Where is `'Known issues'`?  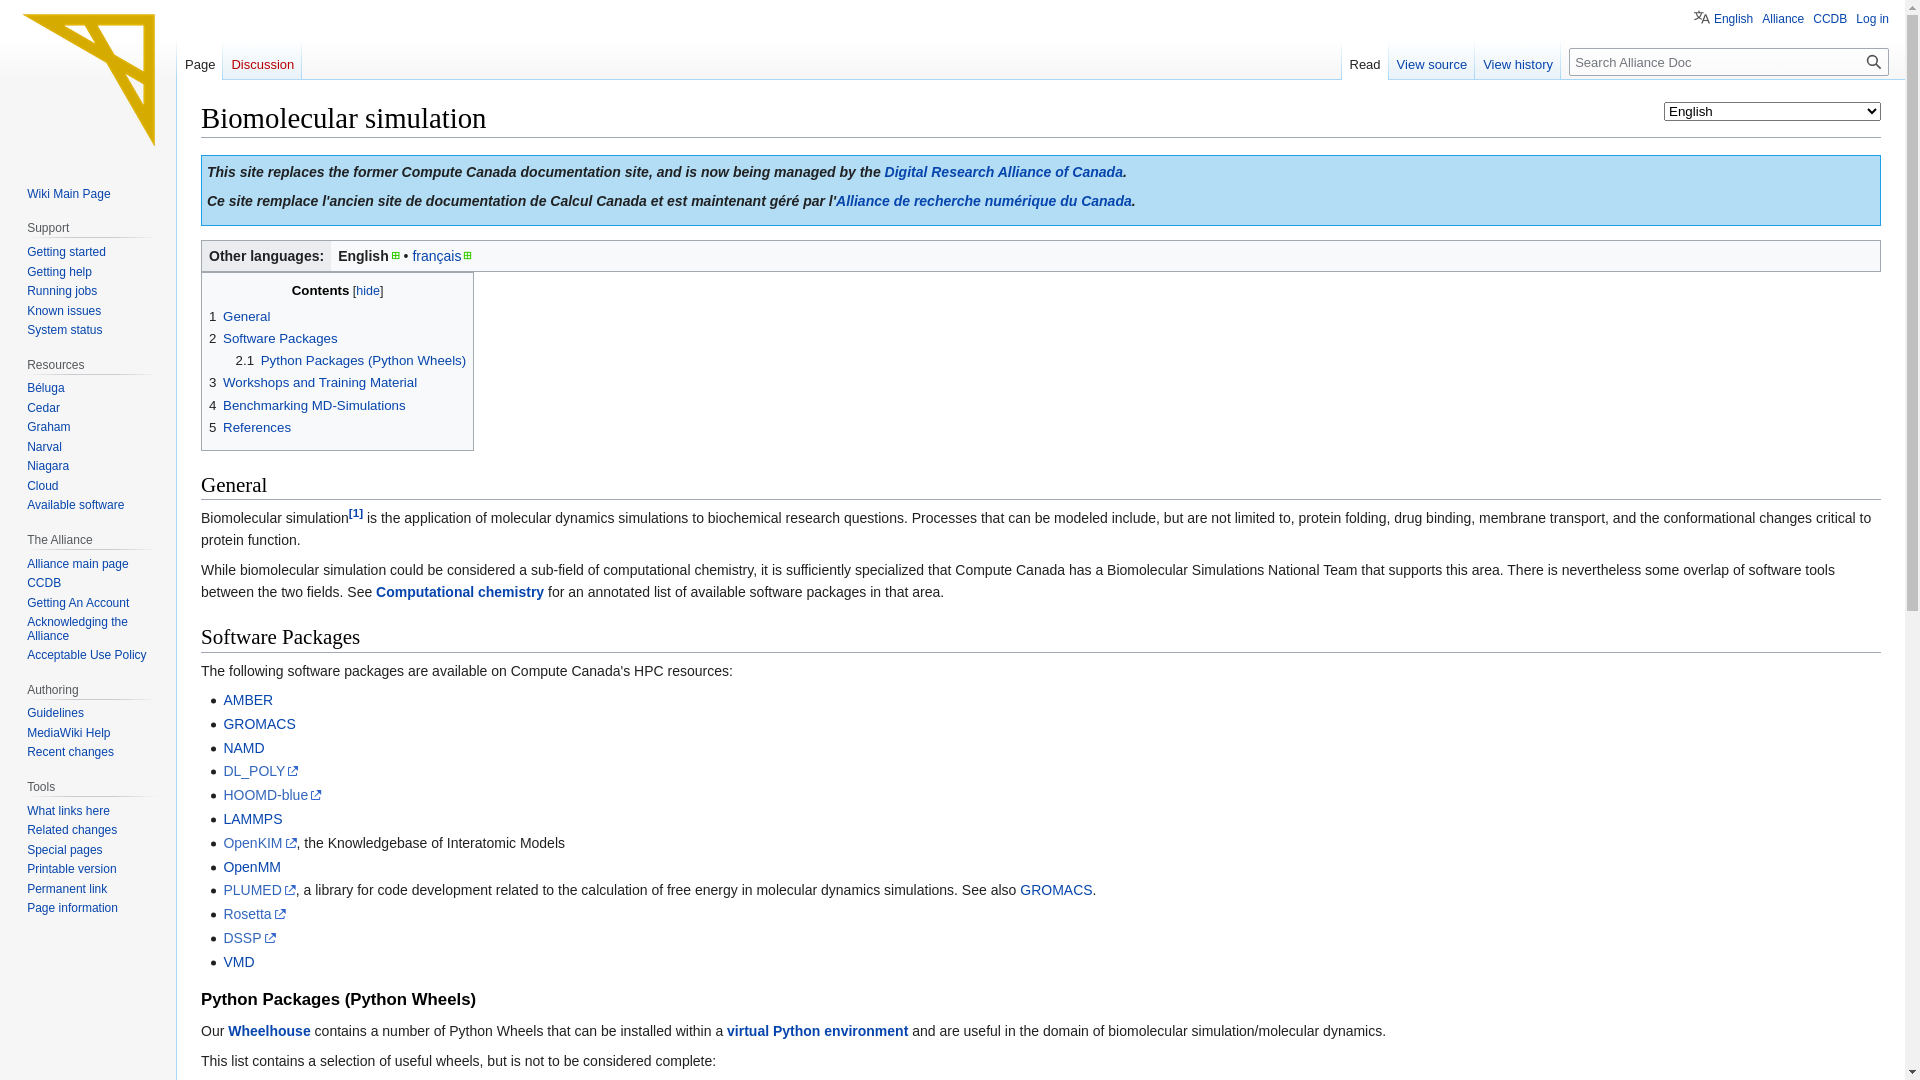 'Known issues' is located at coordinates (63, 311).